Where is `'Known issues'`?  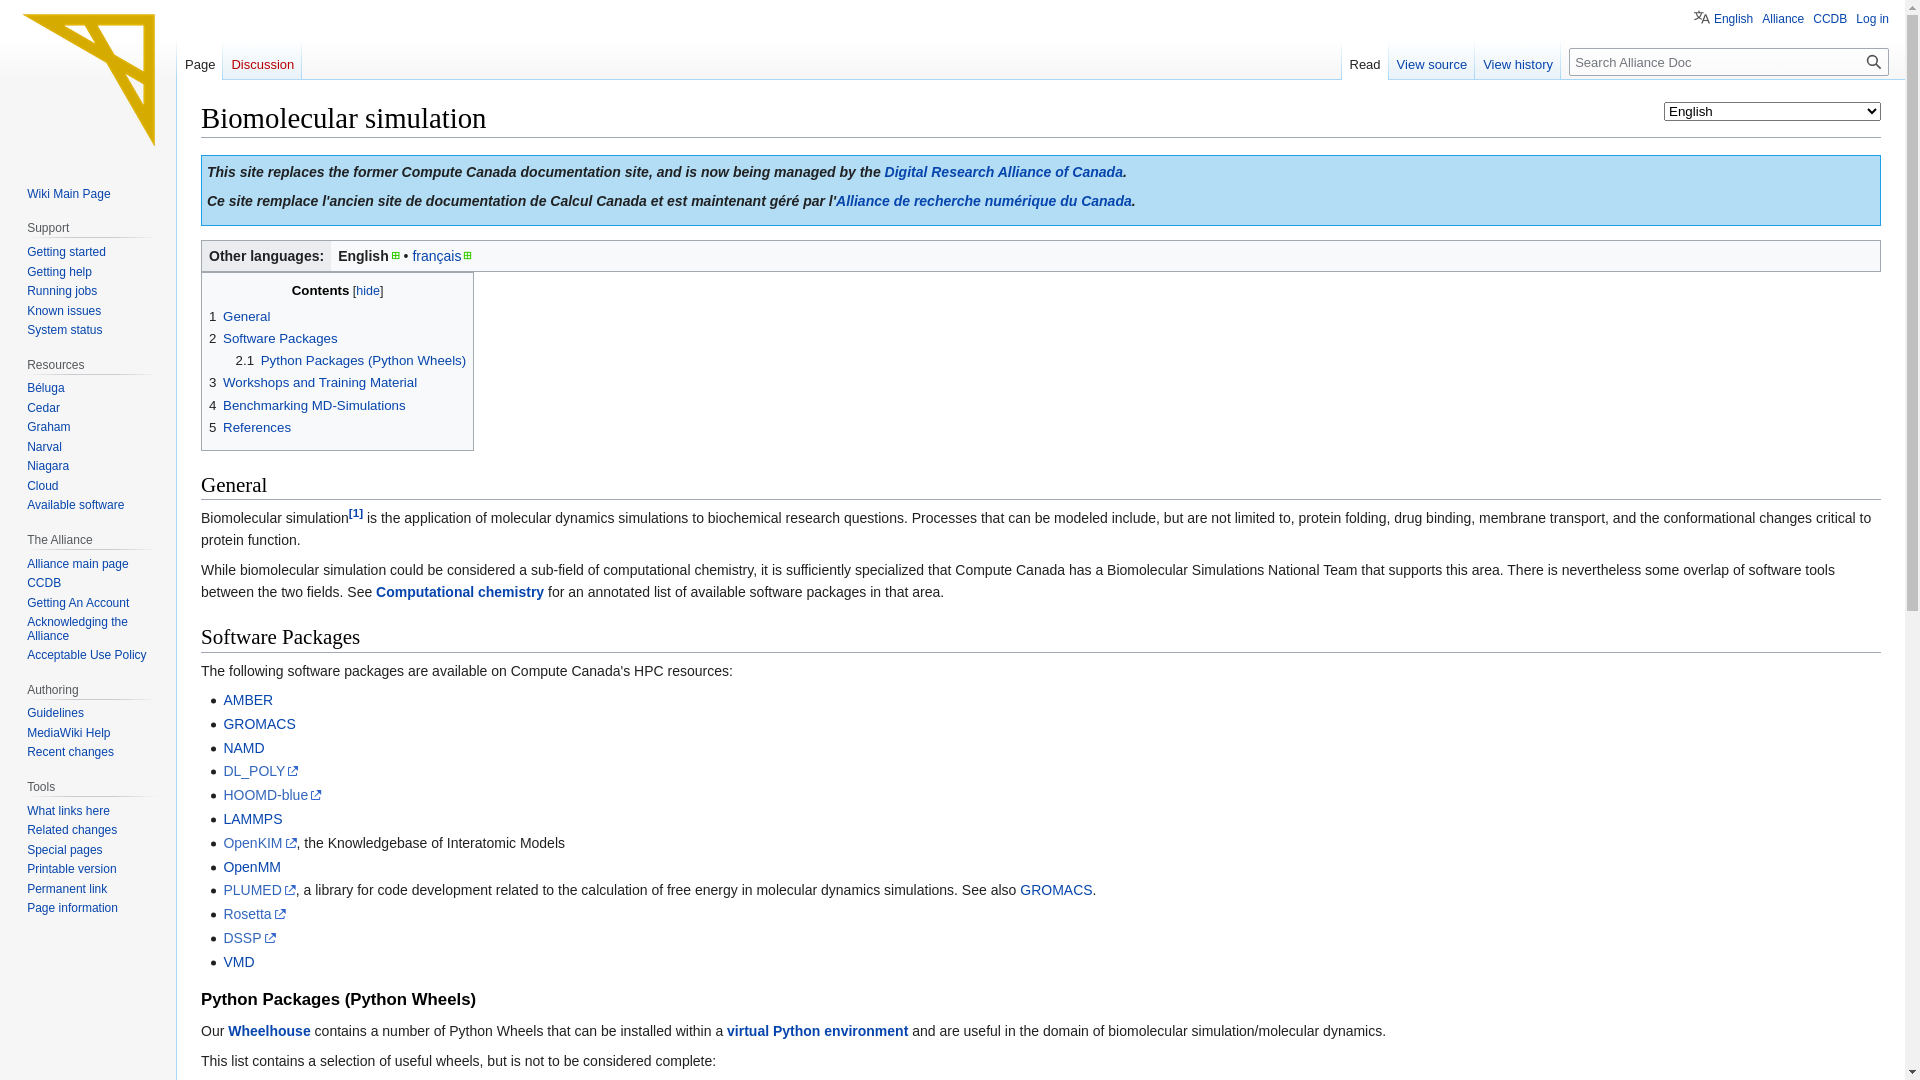 'Known issues' is located at coordinates (63, 311).